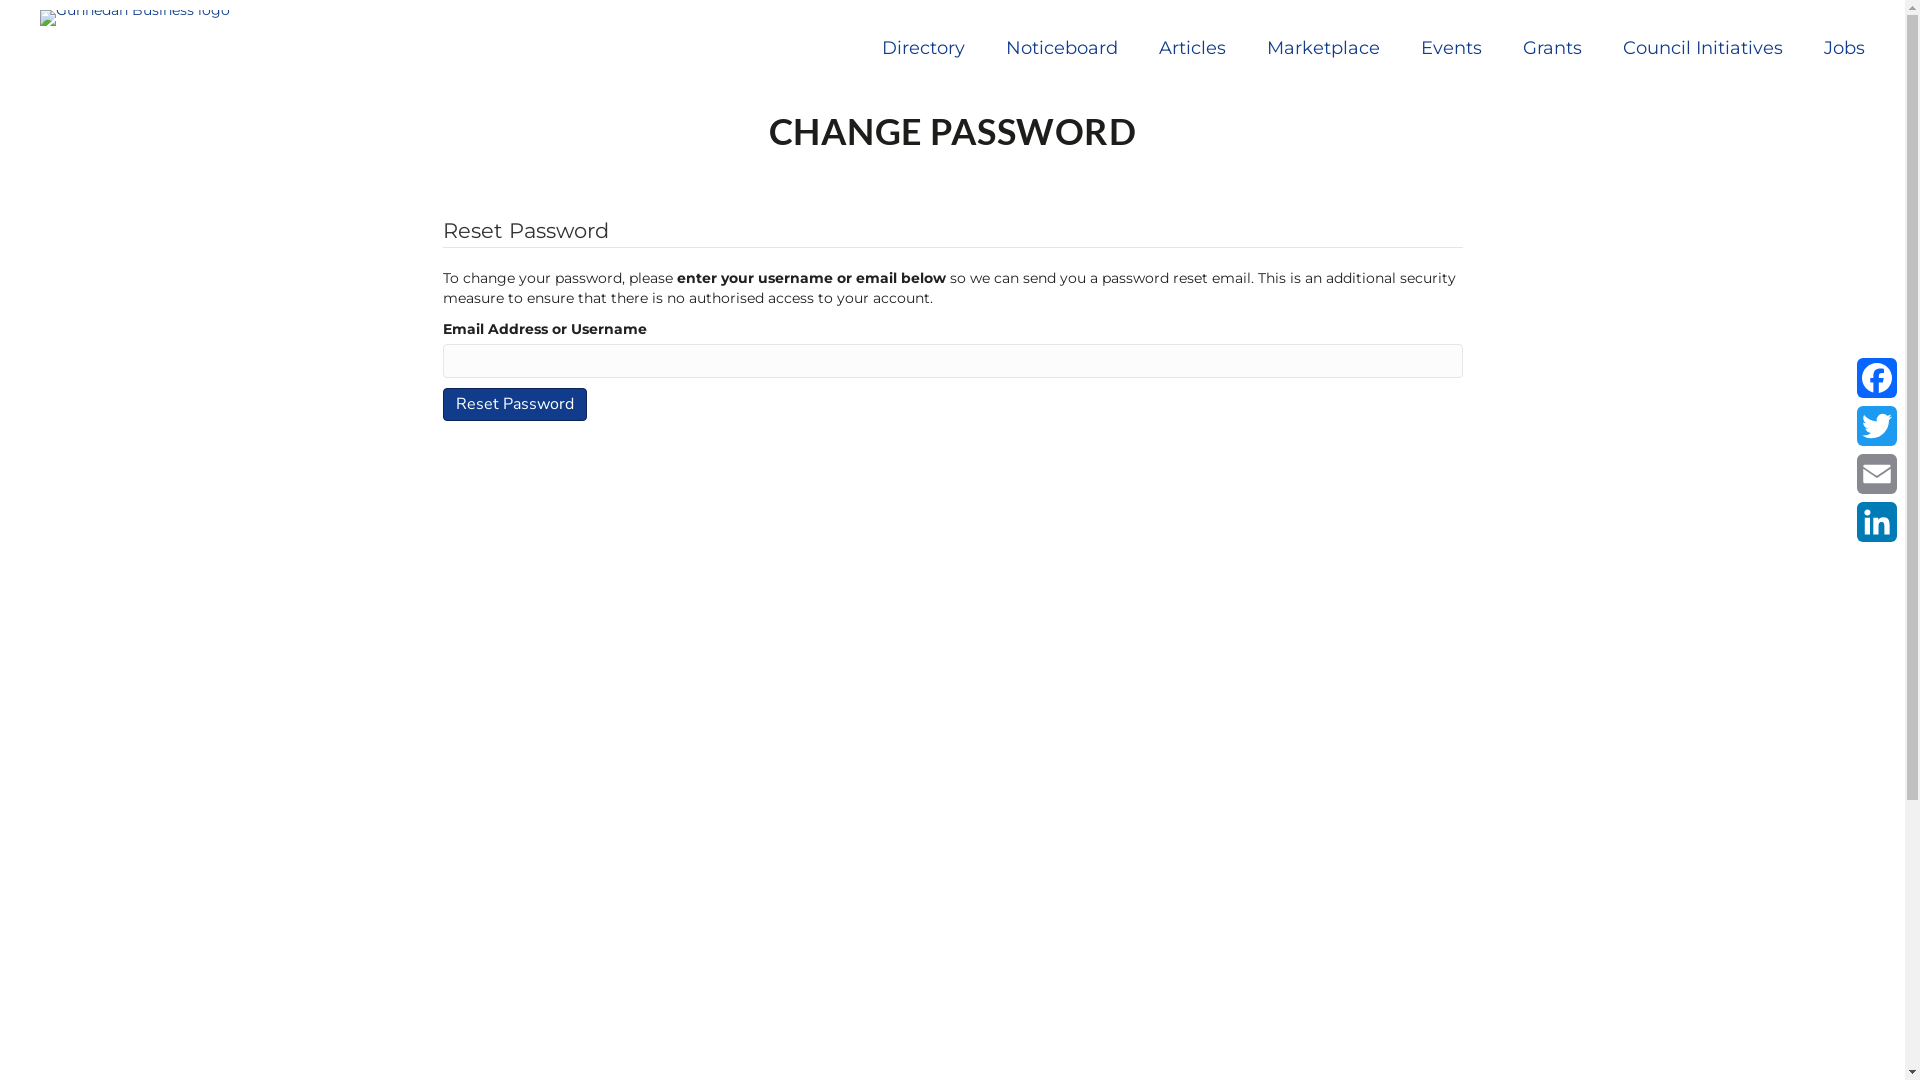 This screenshot has width=1920, height=1080. I want to click on 'Reset Password', so click(513, 404).